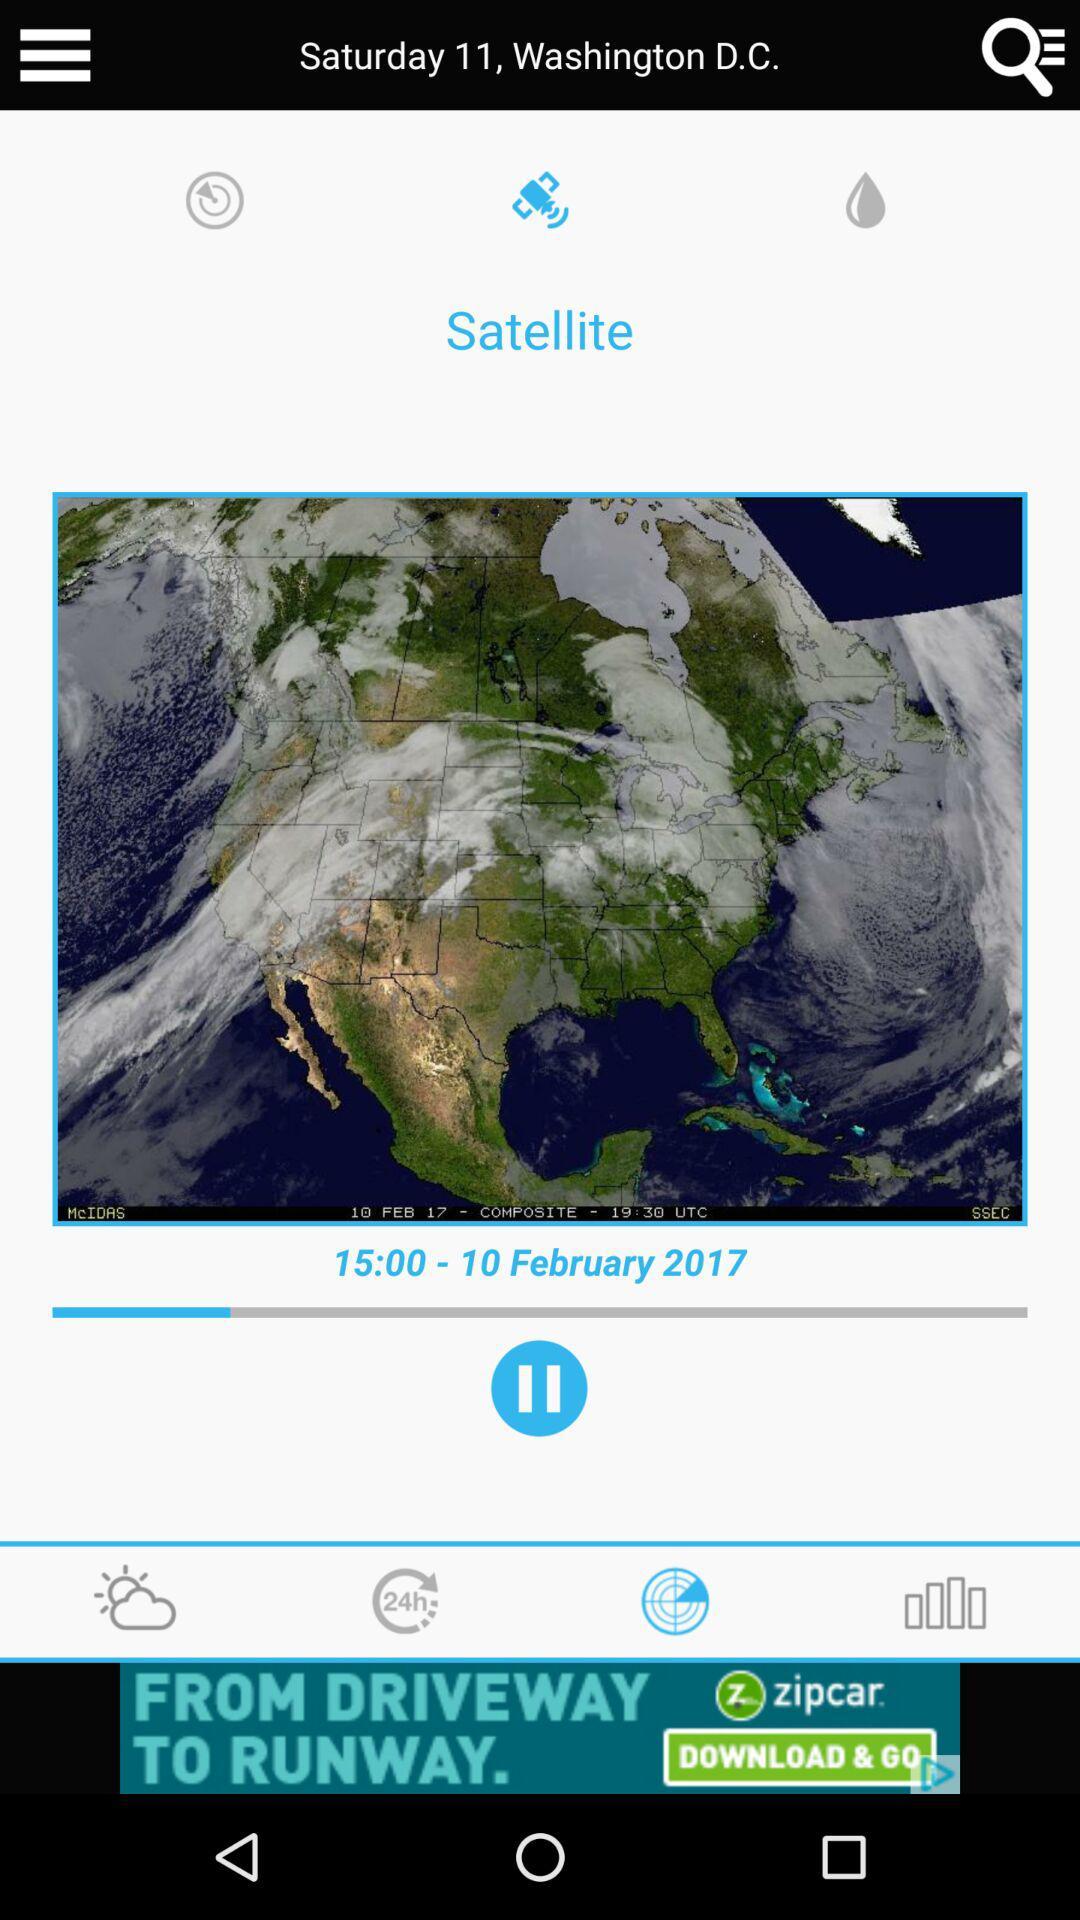 The height and width of the screenshot is (1920, 1080). What do you see at coordinates (1024, 55) in the screenshot?
I see `open search options` at bounding box center [1024, 55].